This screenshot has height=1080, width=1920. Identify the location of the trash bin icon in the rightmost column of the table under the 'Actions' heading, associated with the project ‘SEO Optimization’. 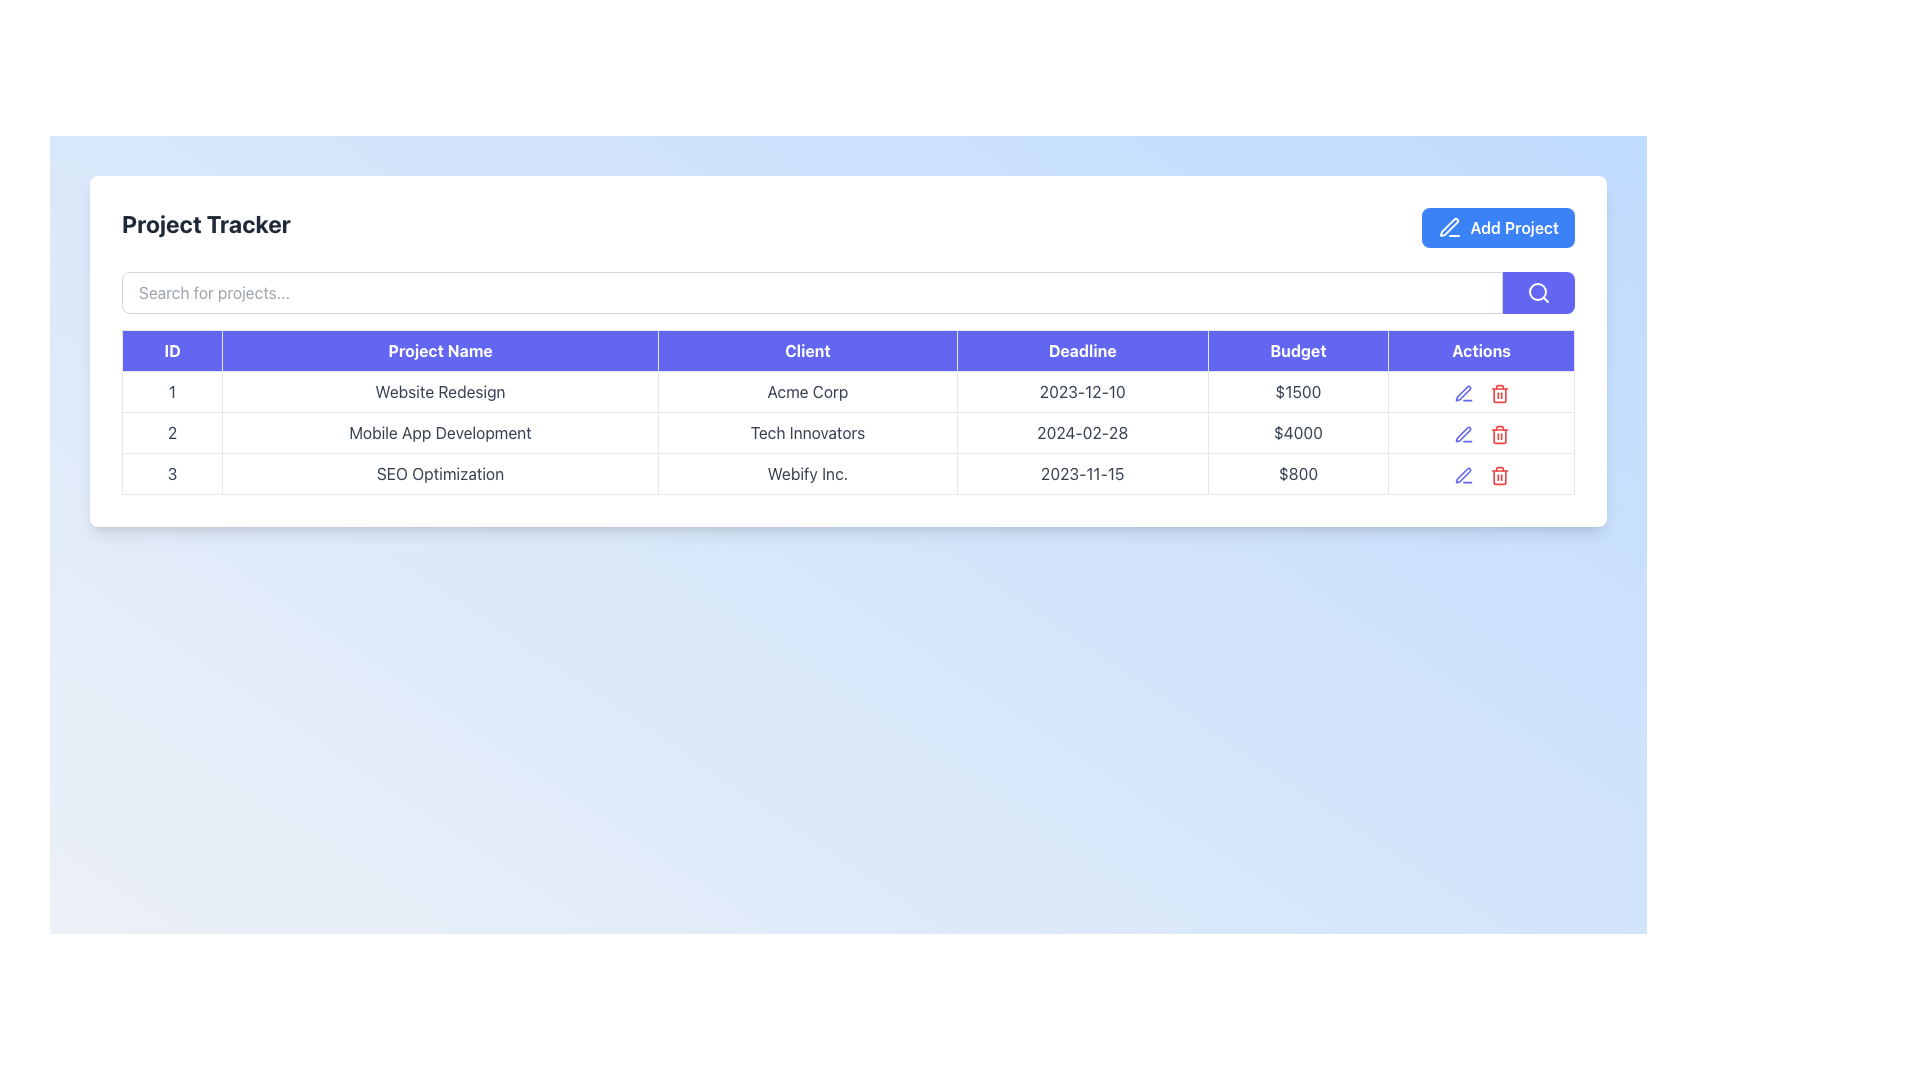
(1499, 477).